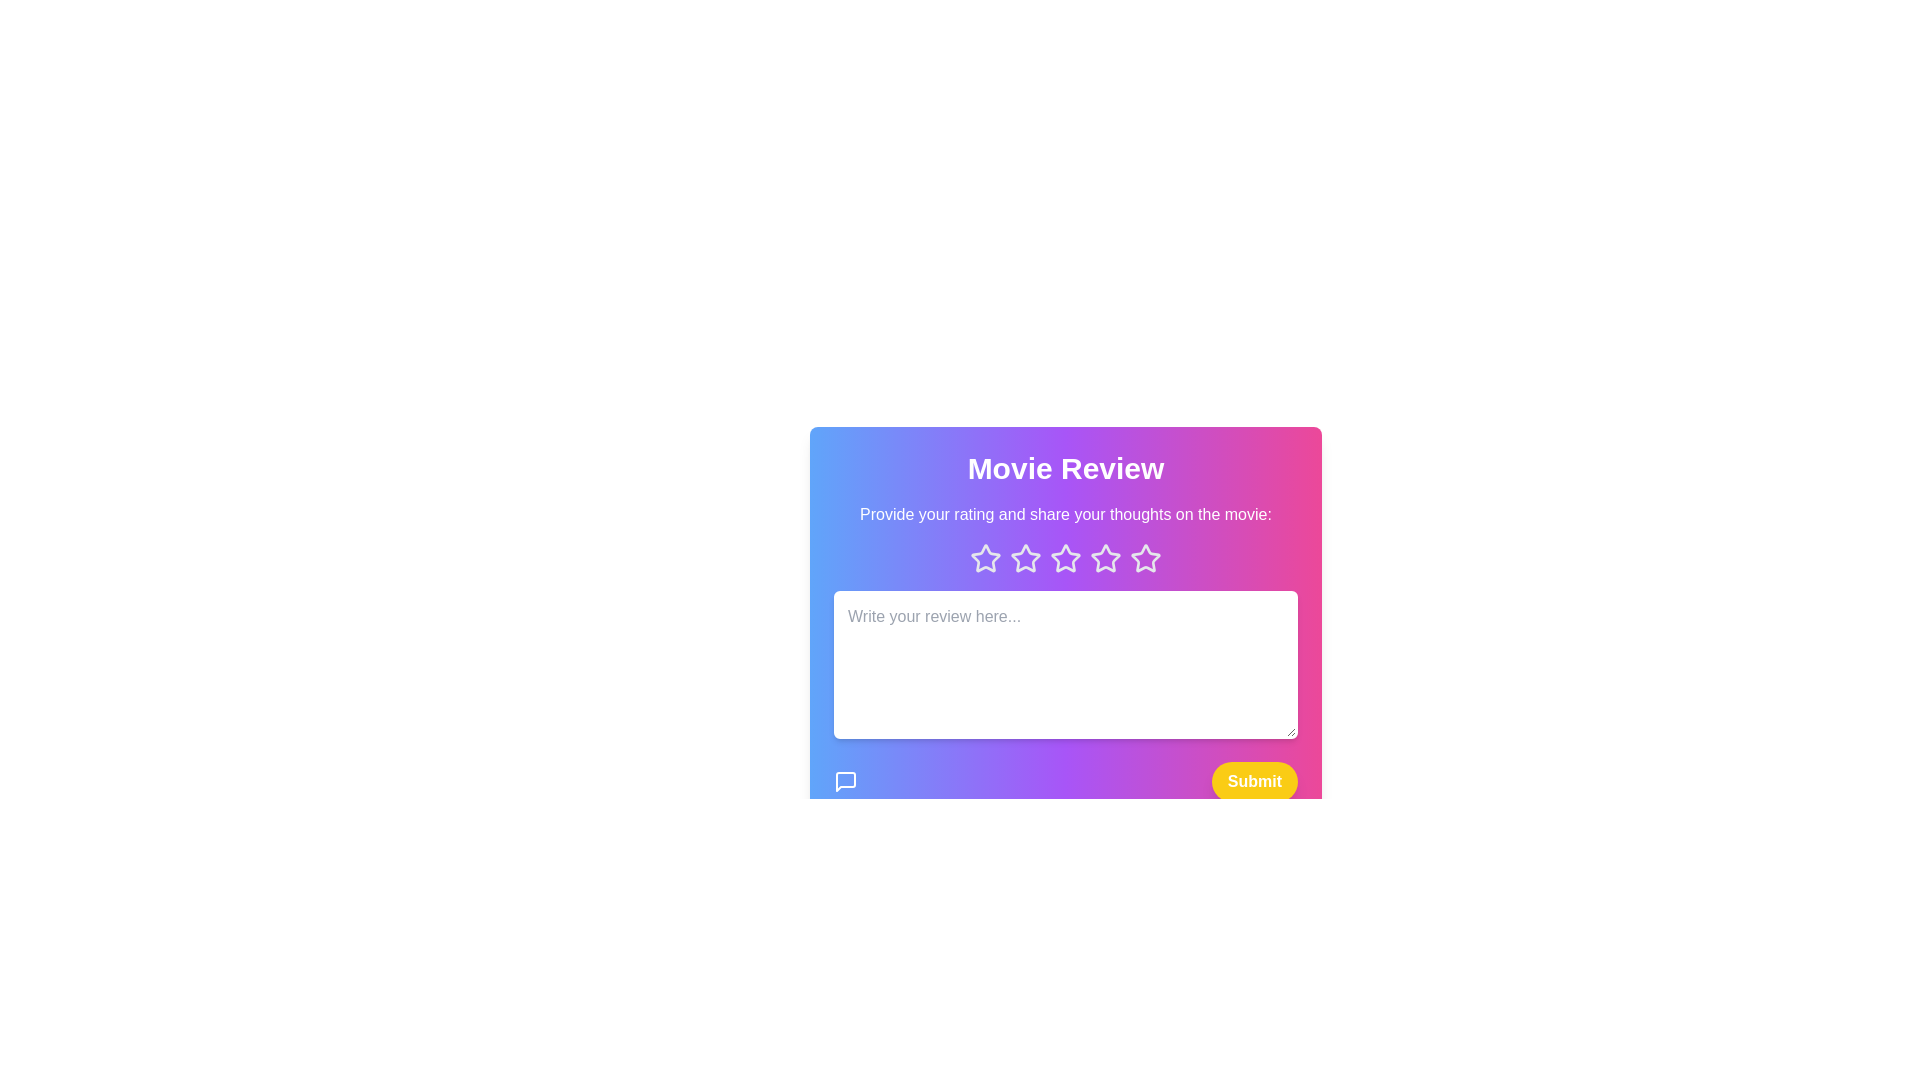  What do you see at coordinates (1026, 559) in the screenshot?
I see `the star icon corresponding to 2 to preview the rating` at bounding box center [1026, 559].